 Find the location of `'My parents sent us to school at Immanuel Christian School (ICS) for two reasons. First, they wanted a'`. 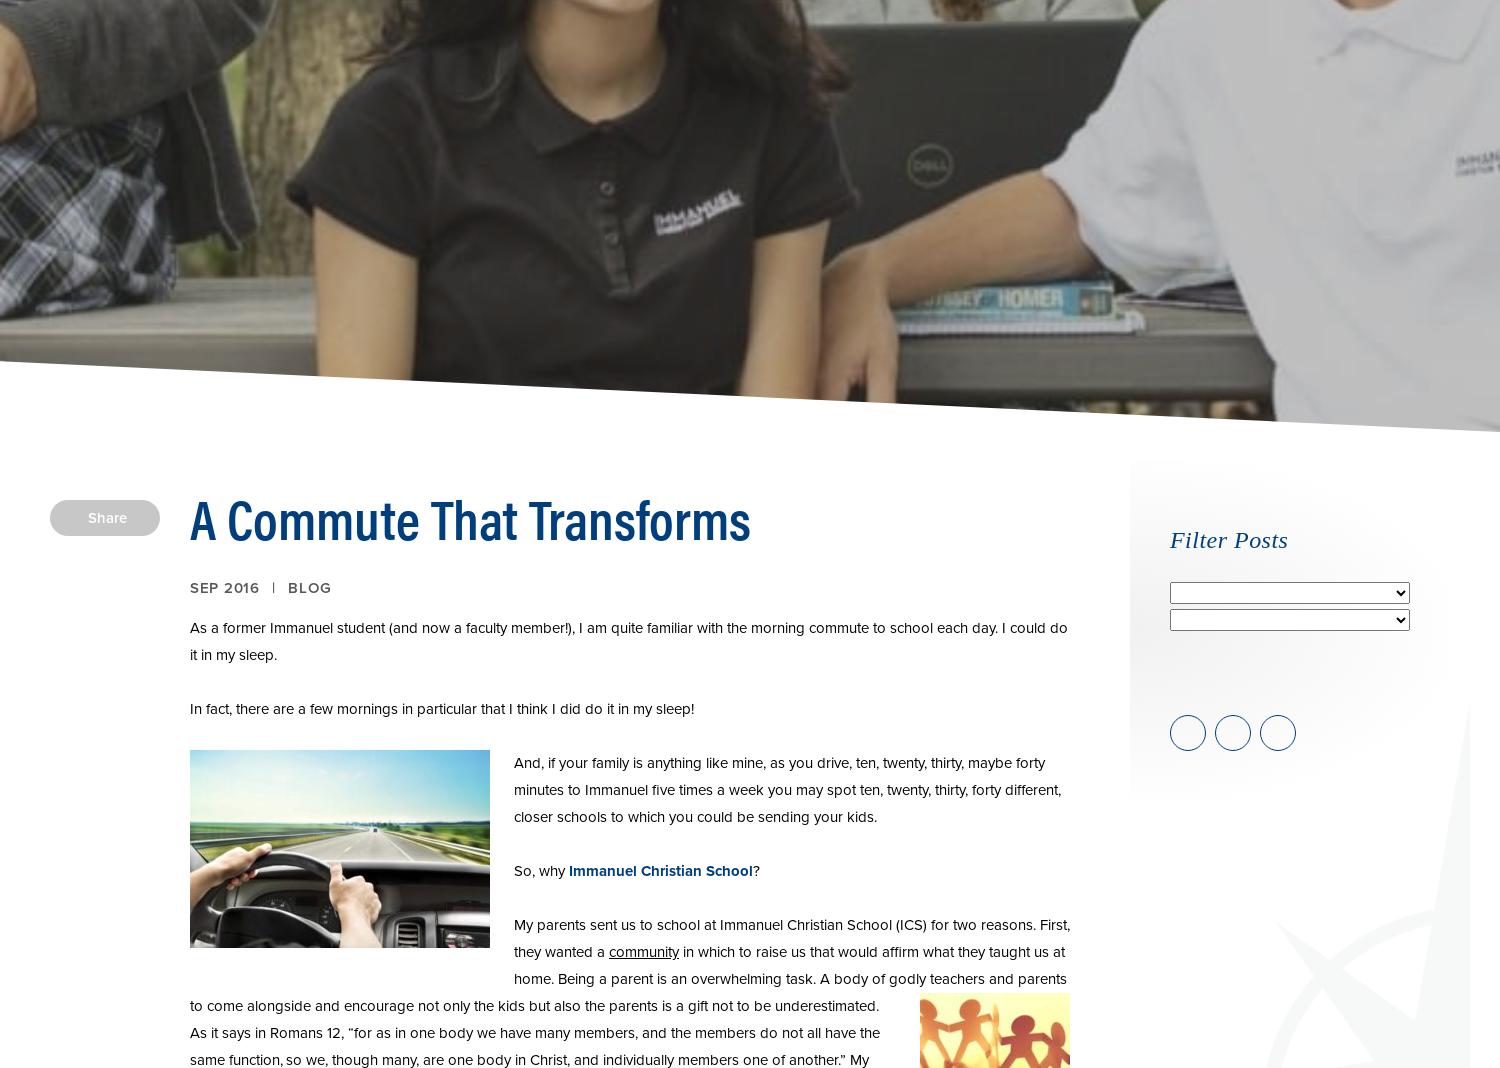

'My parents sent us to school at Immanuel Christian School (ICS) for two reasons. First, they wanted a' is located at coordinates (513, 938).